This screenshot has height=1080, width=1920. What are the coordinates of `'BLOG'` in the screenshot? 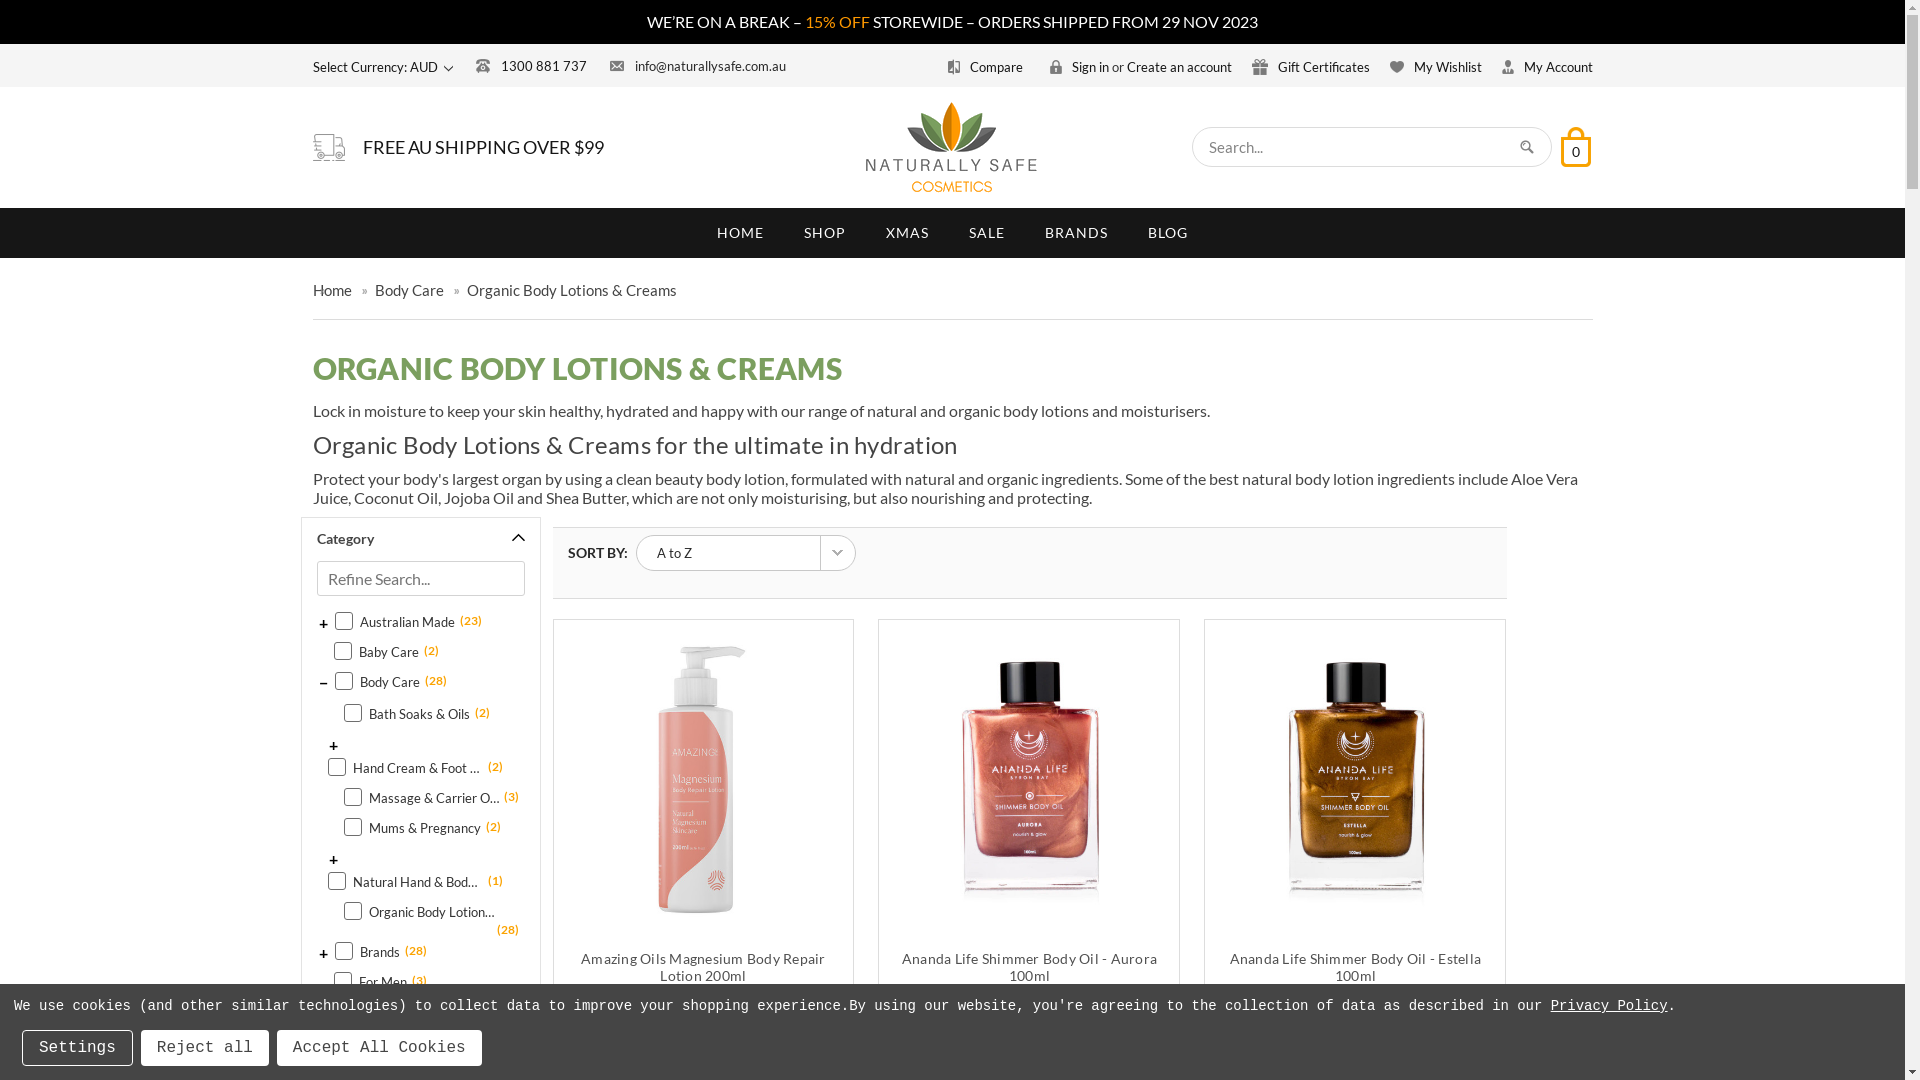 It's located at (1167, 231).